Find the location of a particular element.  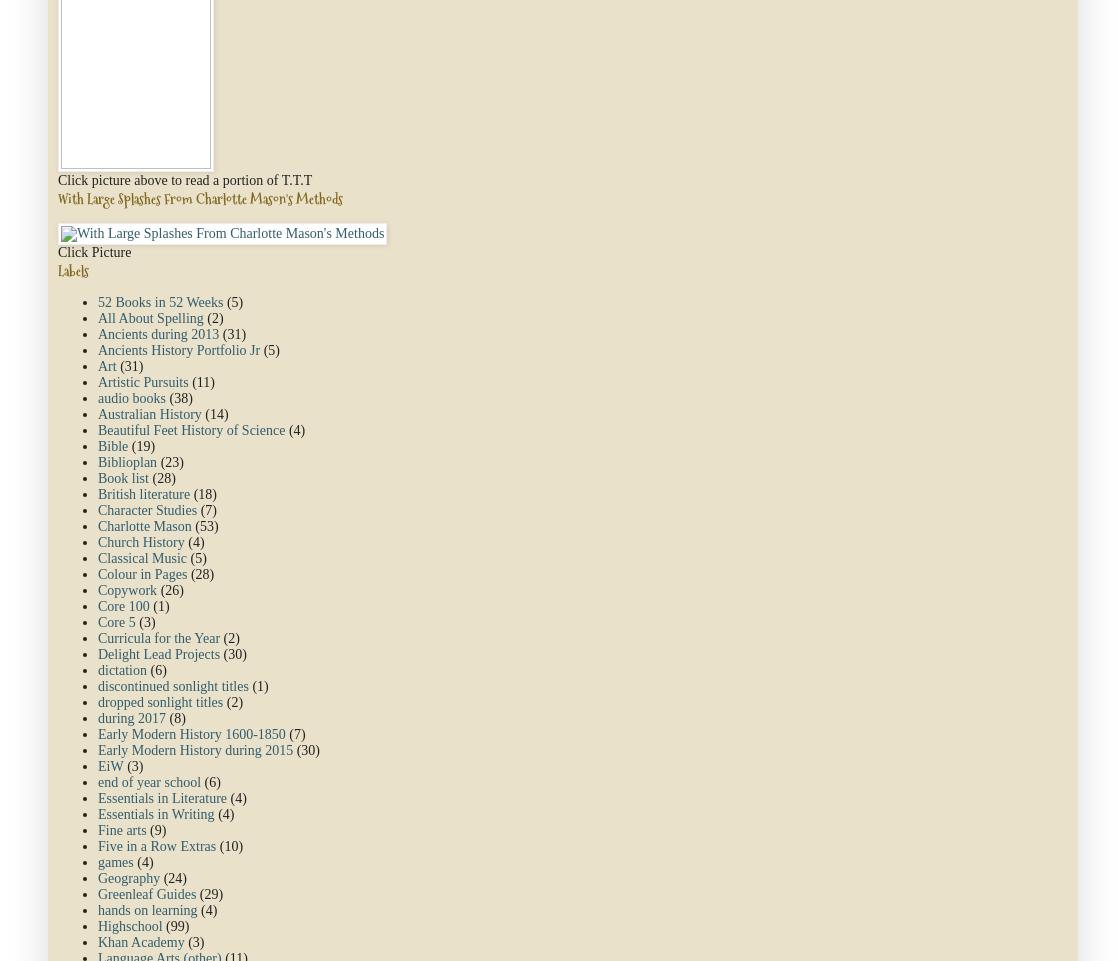

'Book list' is located at coordinates (98, 477).